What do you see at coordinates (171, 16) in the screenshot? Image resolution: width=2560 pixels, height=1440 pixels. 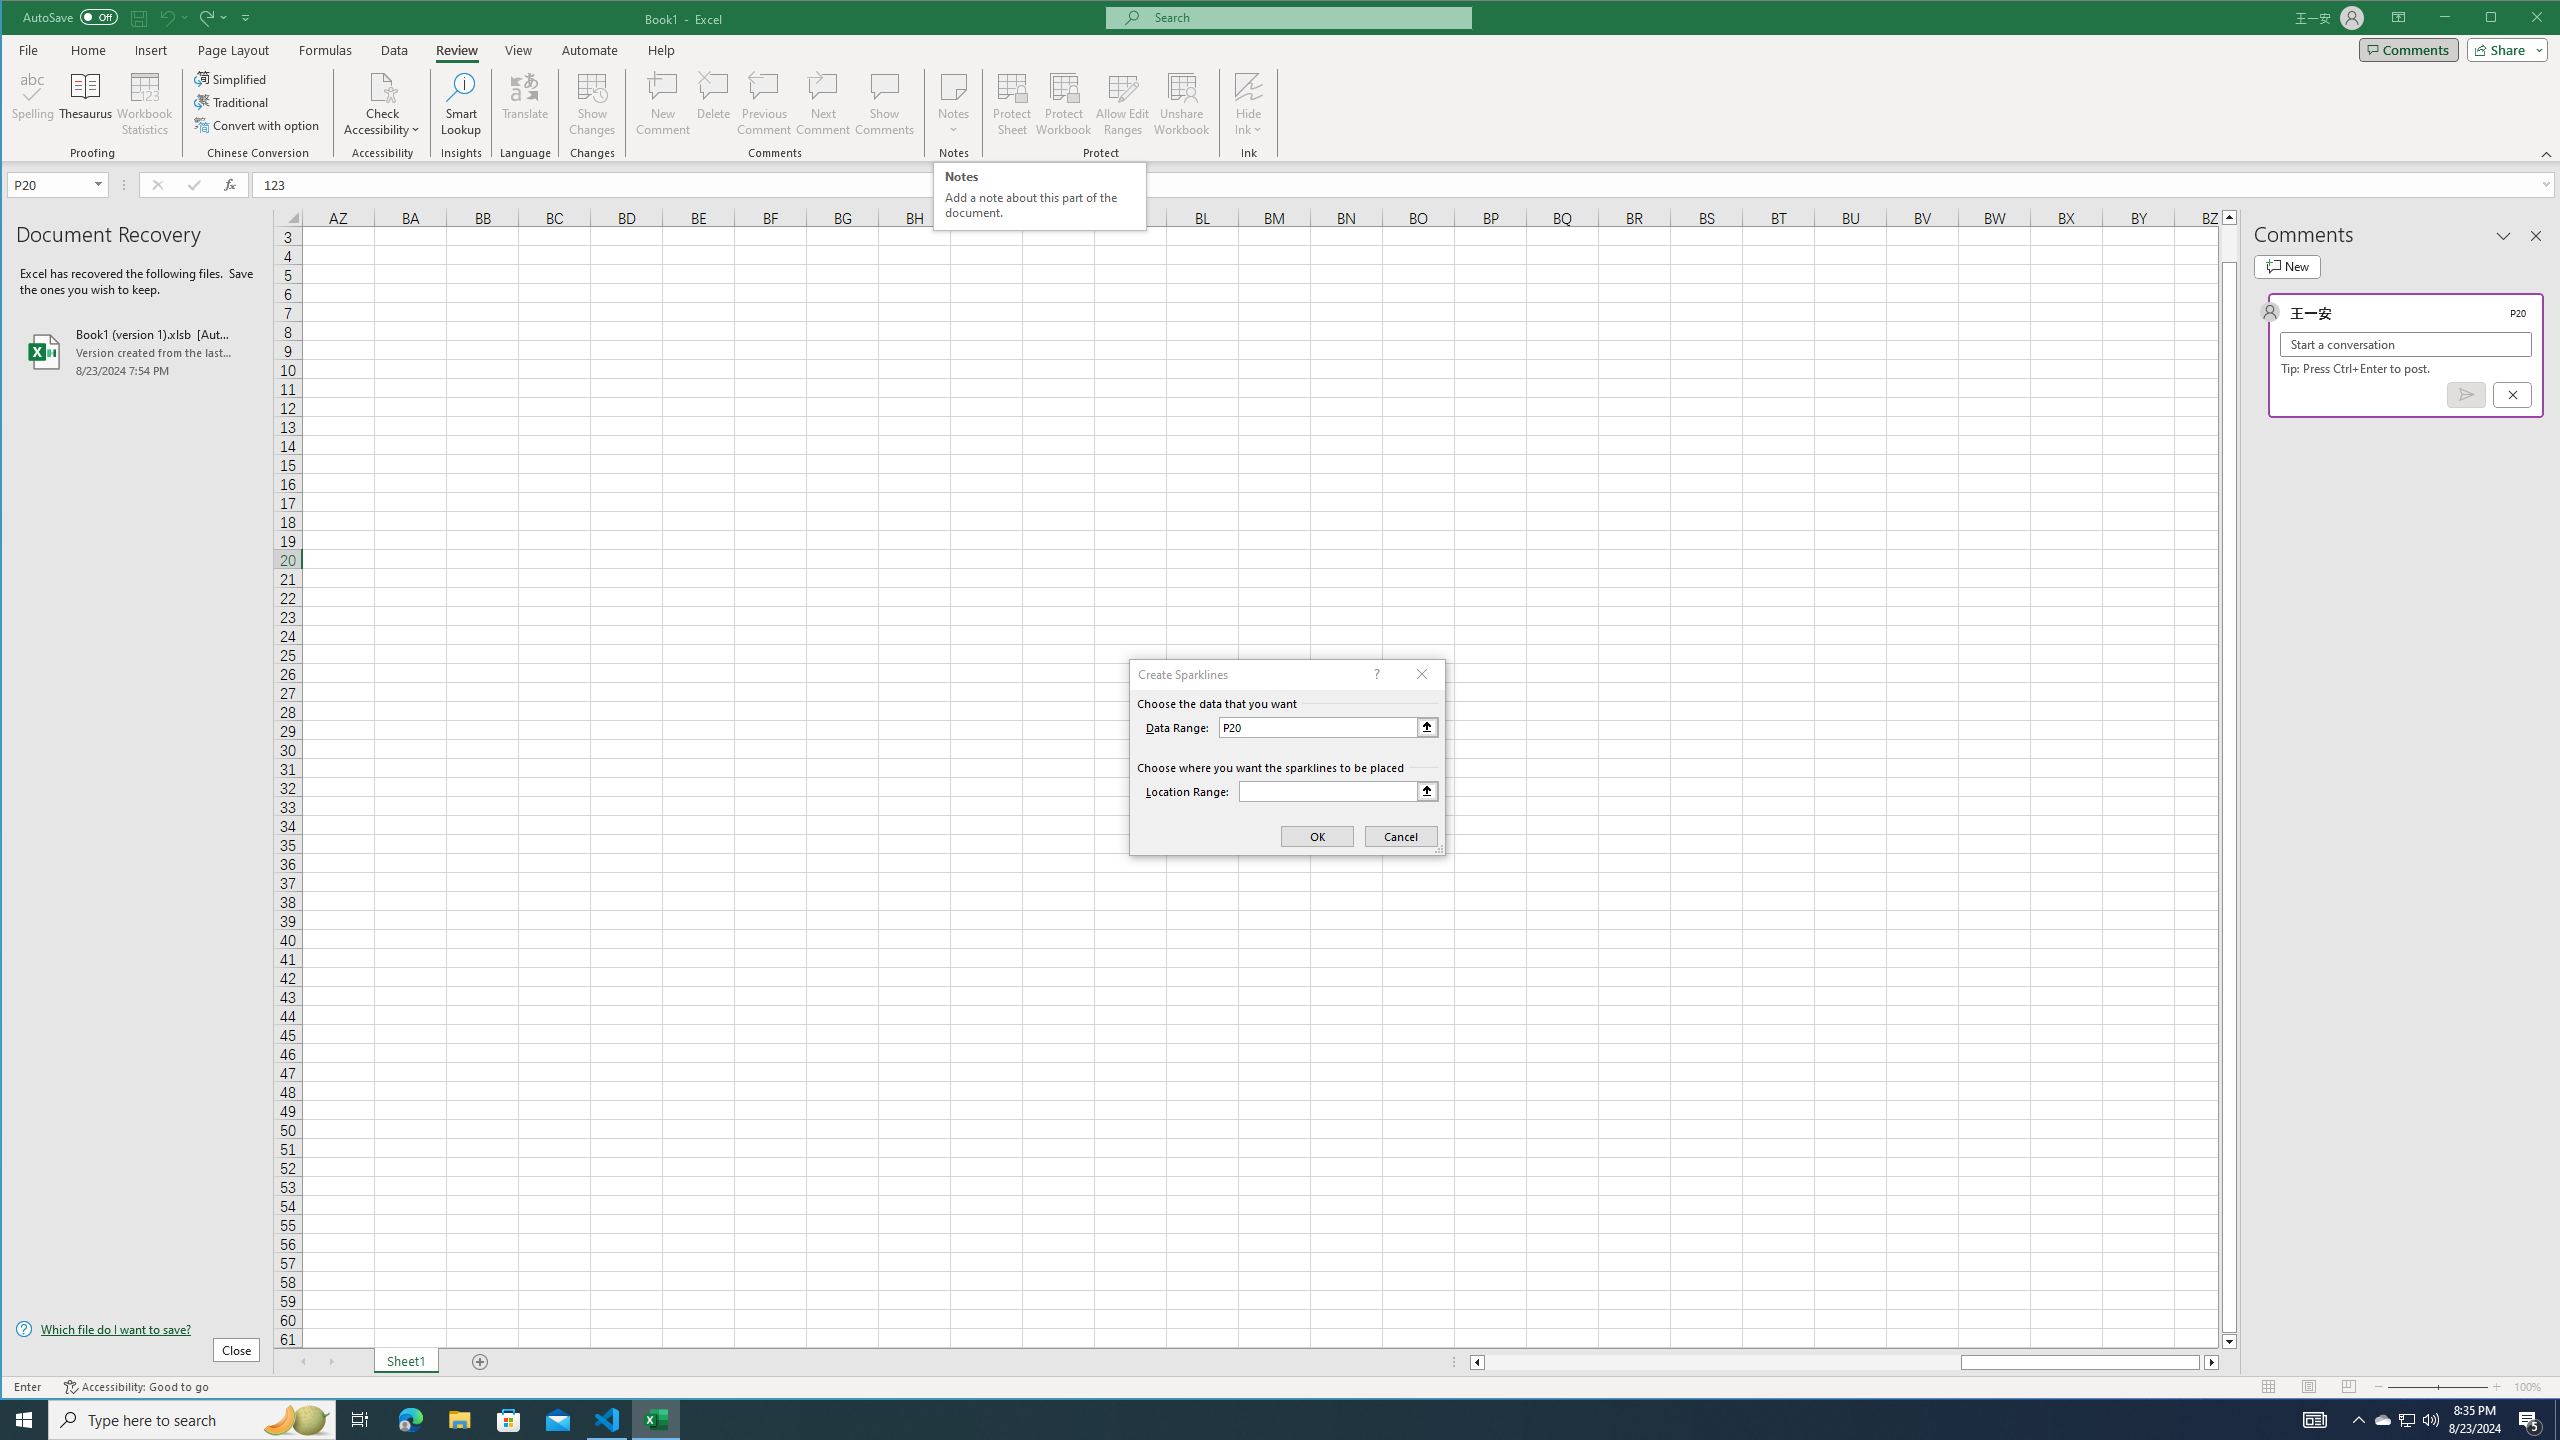 I see `'Undo'` at bounding box center [171, 16].